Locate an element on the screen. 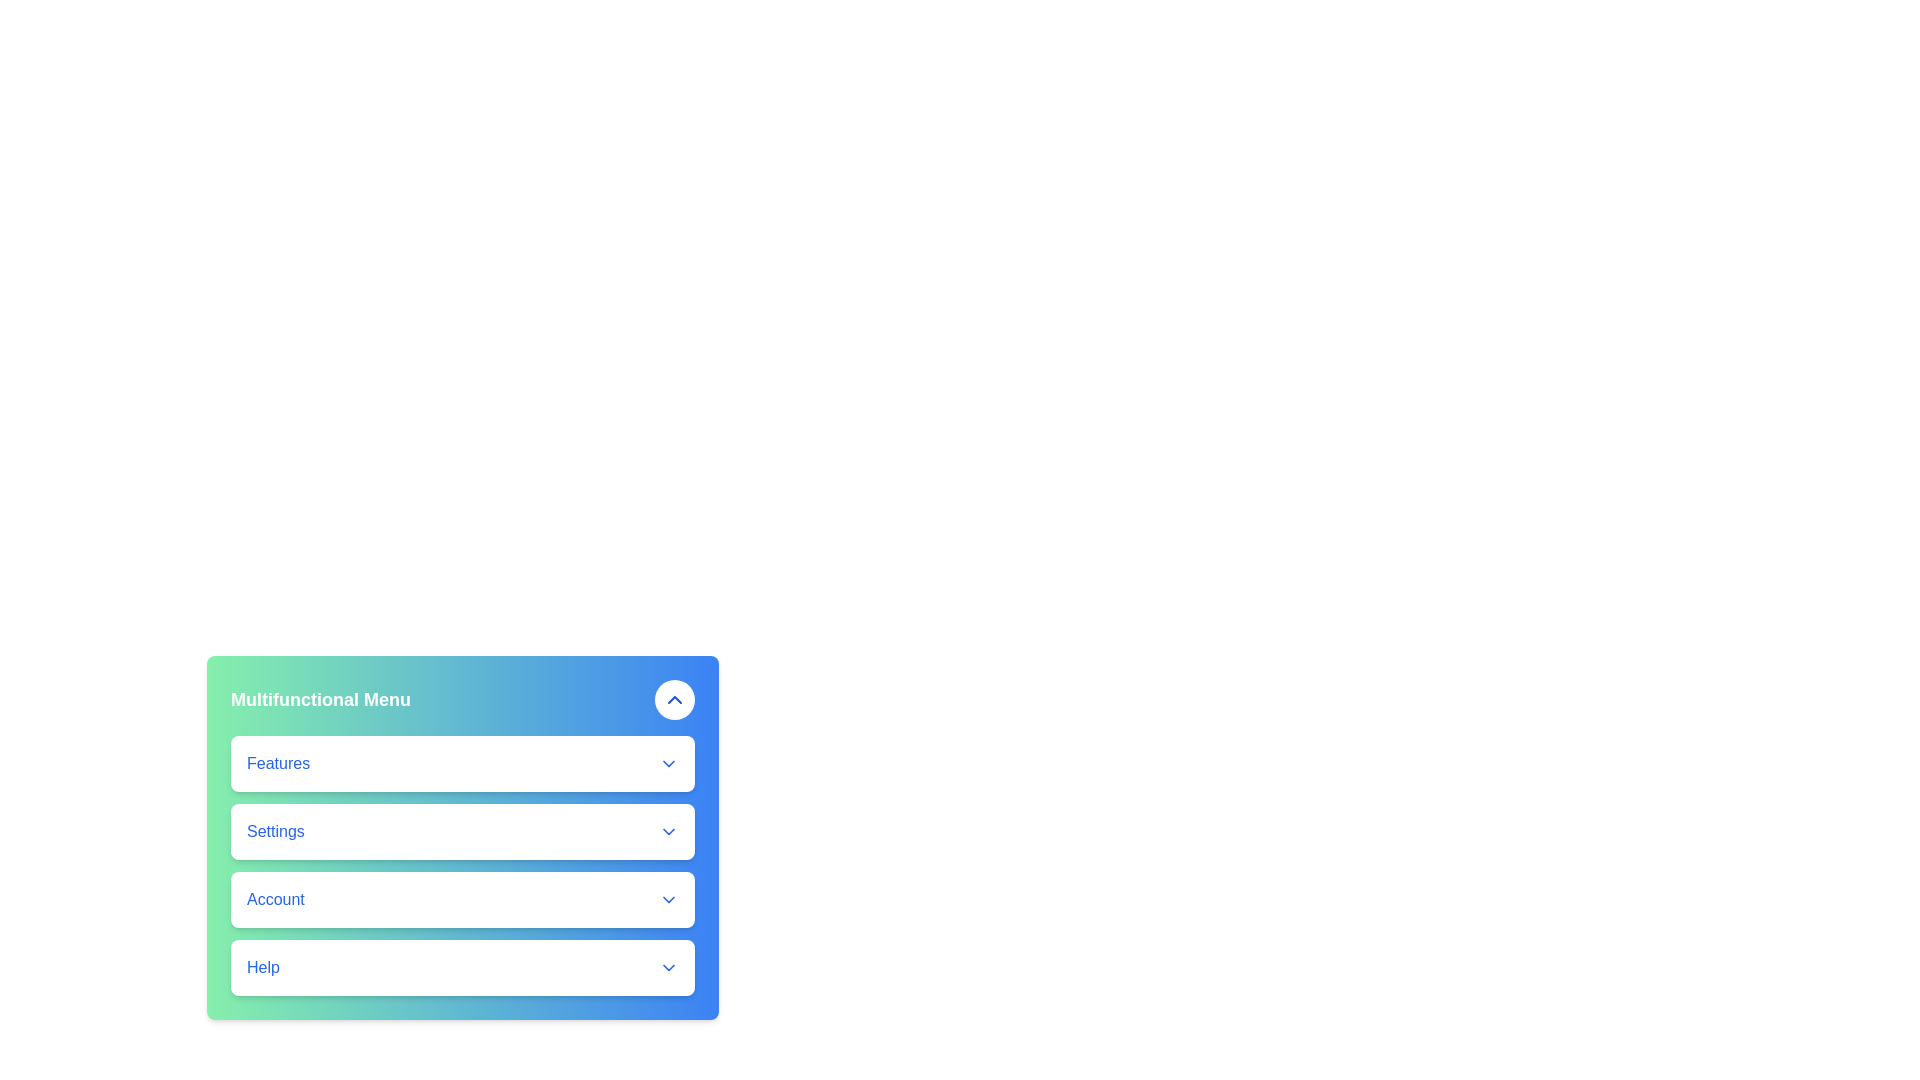  the upward chevron icon located in the top-right corner of the Multifunctional Menu is located at coordinates (675, 698).